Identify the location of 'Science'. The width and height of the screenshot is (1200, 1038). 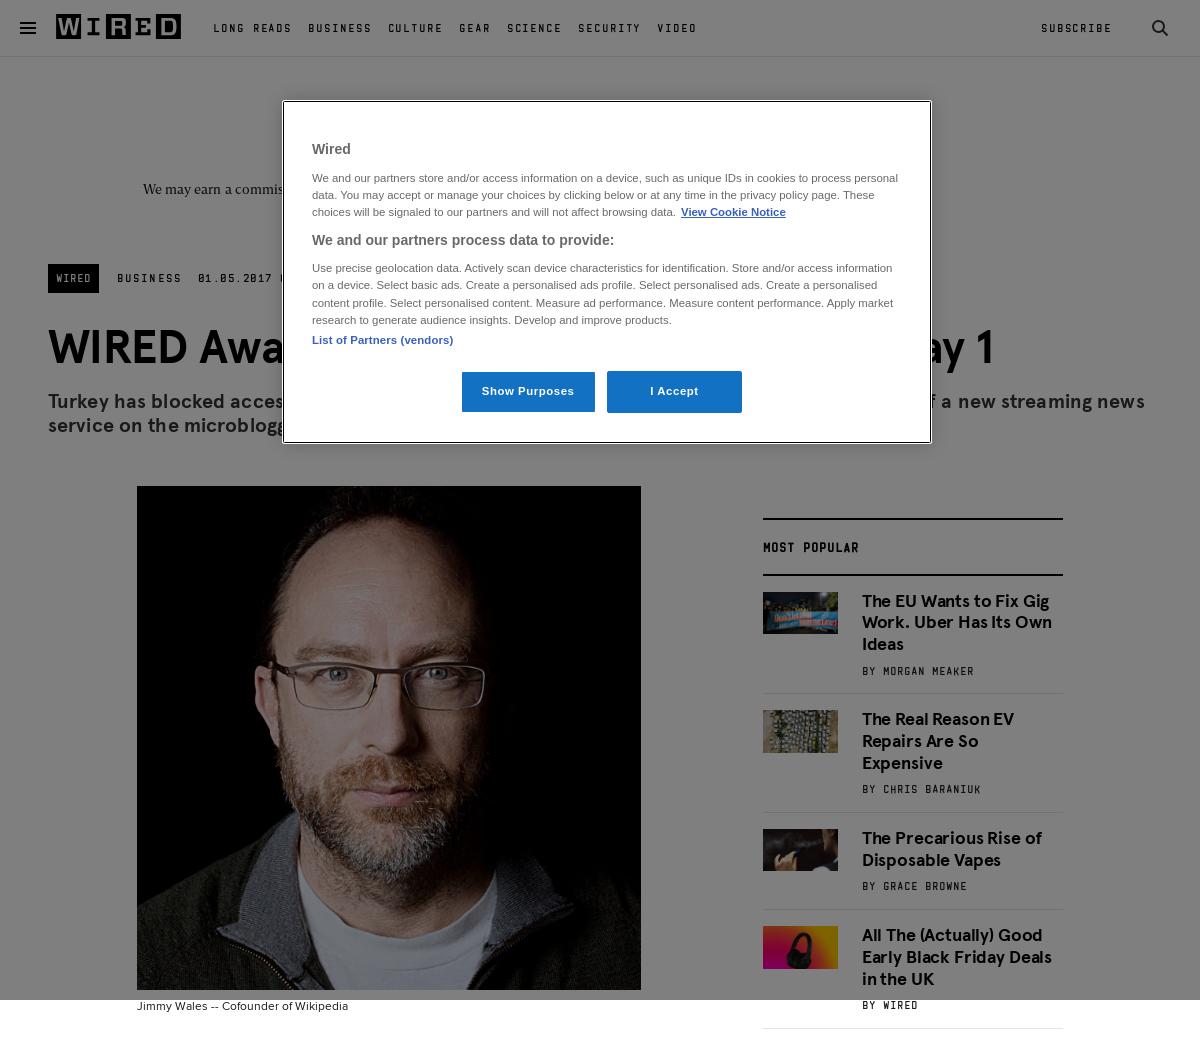
(533, 25).